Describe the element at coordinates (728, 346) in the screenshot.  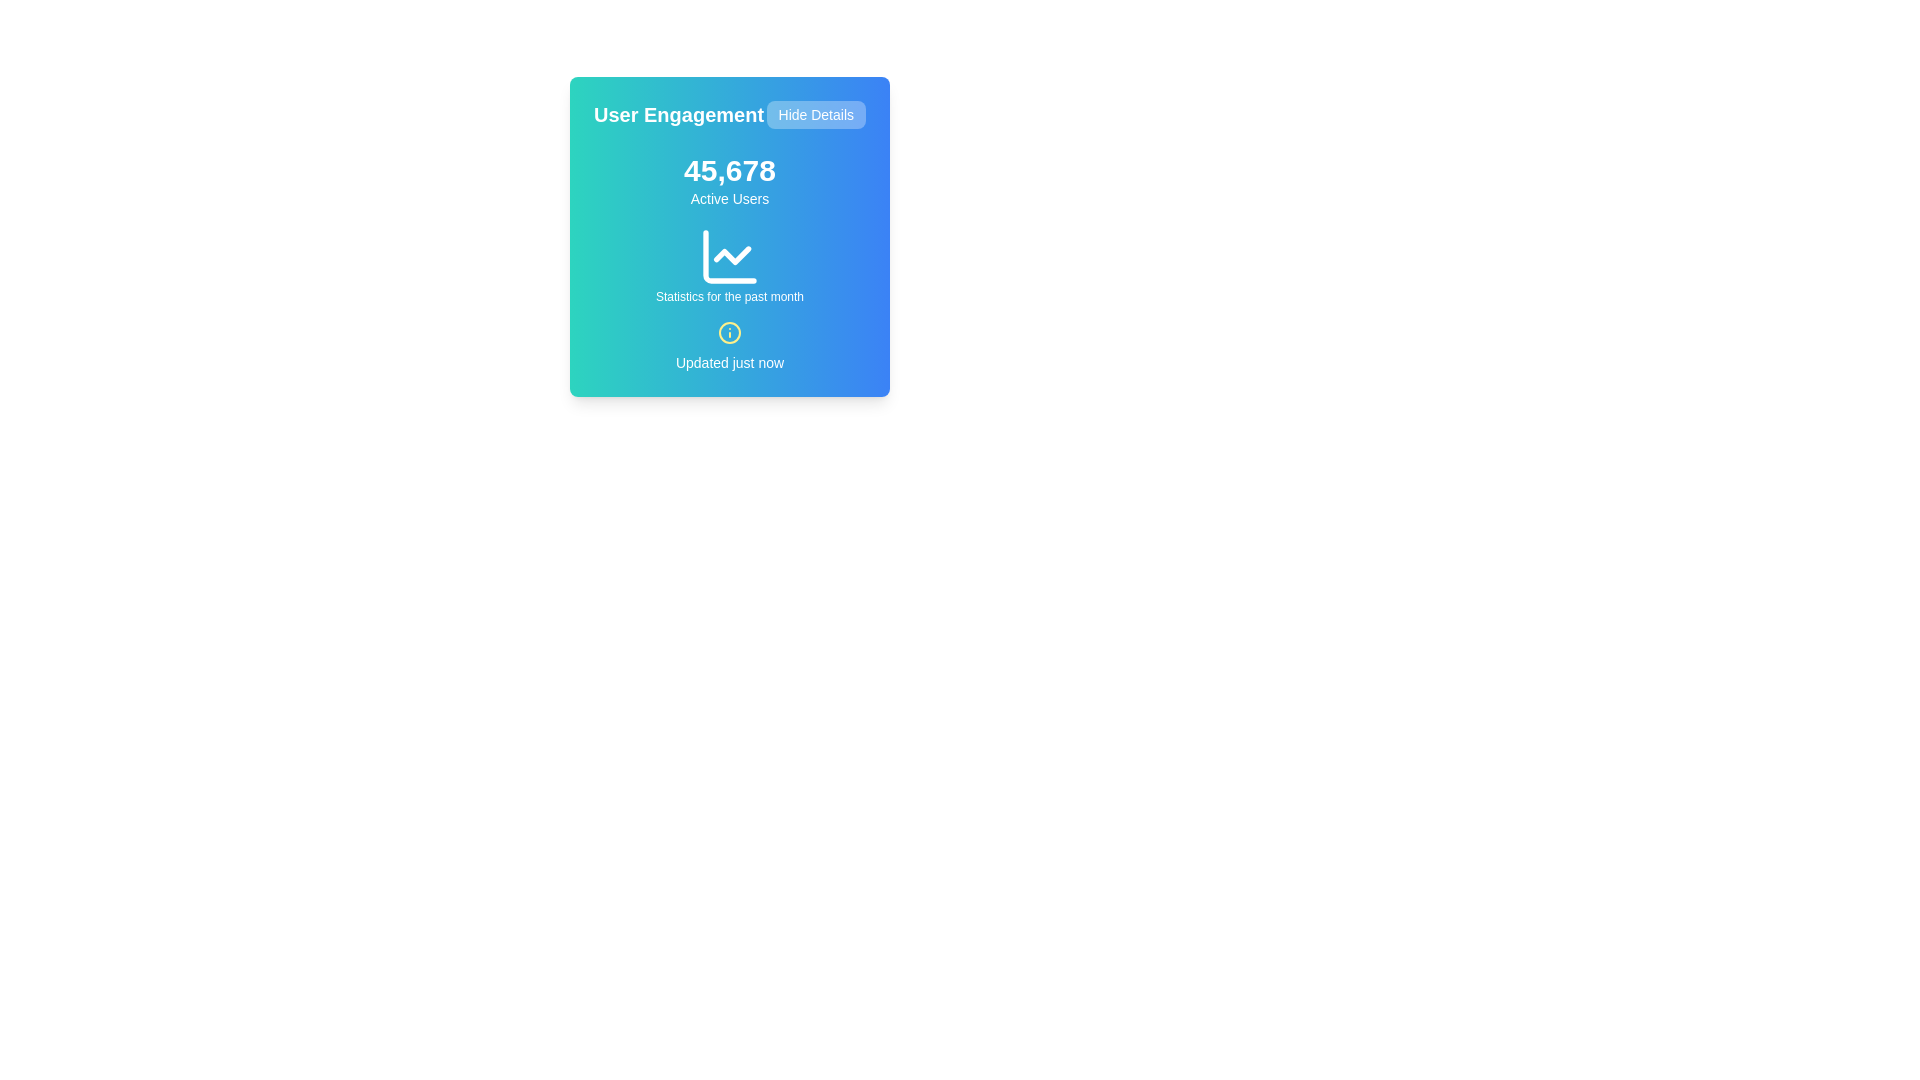
I see `the informative label located at the bottom of the 'User Engagement' card, directly below 'Statistics for the past month' and centered within the card` at that location.